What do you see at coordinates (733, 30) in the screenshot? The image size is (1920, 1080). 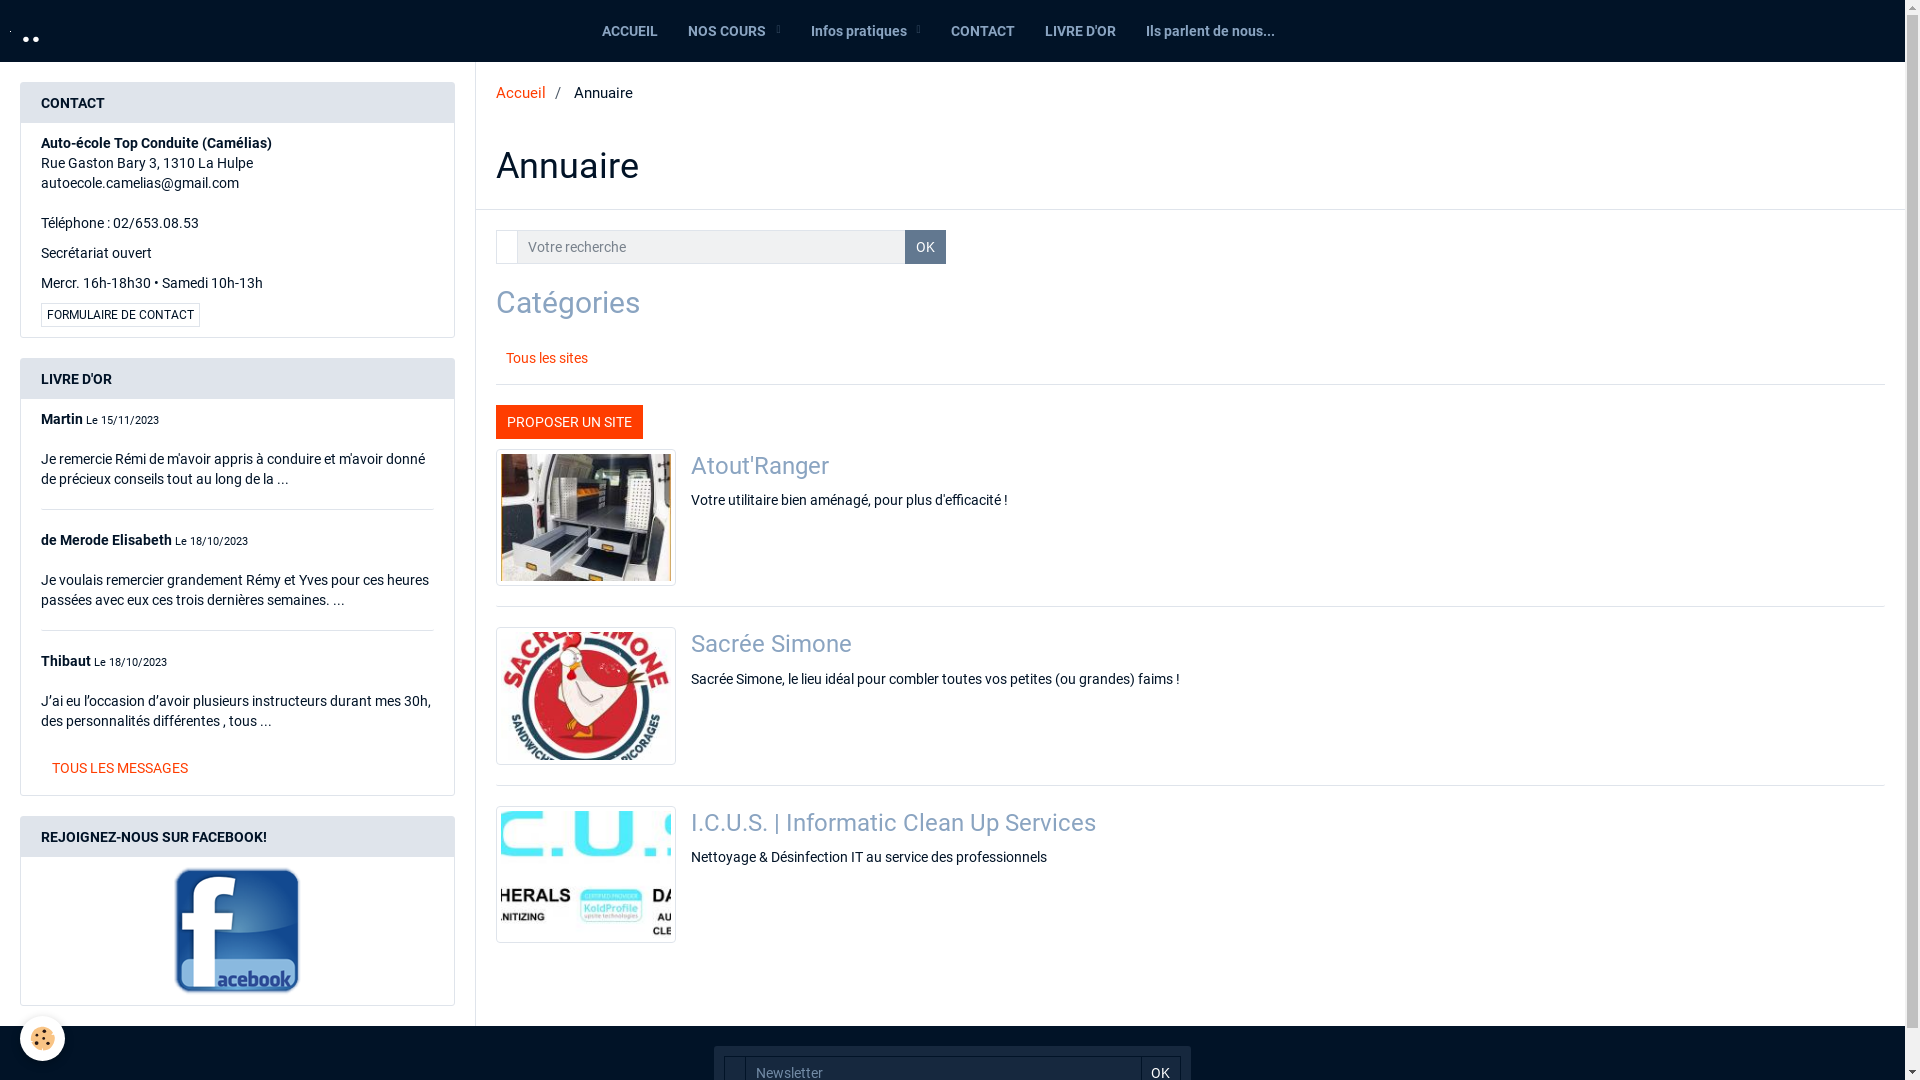 I see `'NOS COURS'` at bounding box center [733, 30].